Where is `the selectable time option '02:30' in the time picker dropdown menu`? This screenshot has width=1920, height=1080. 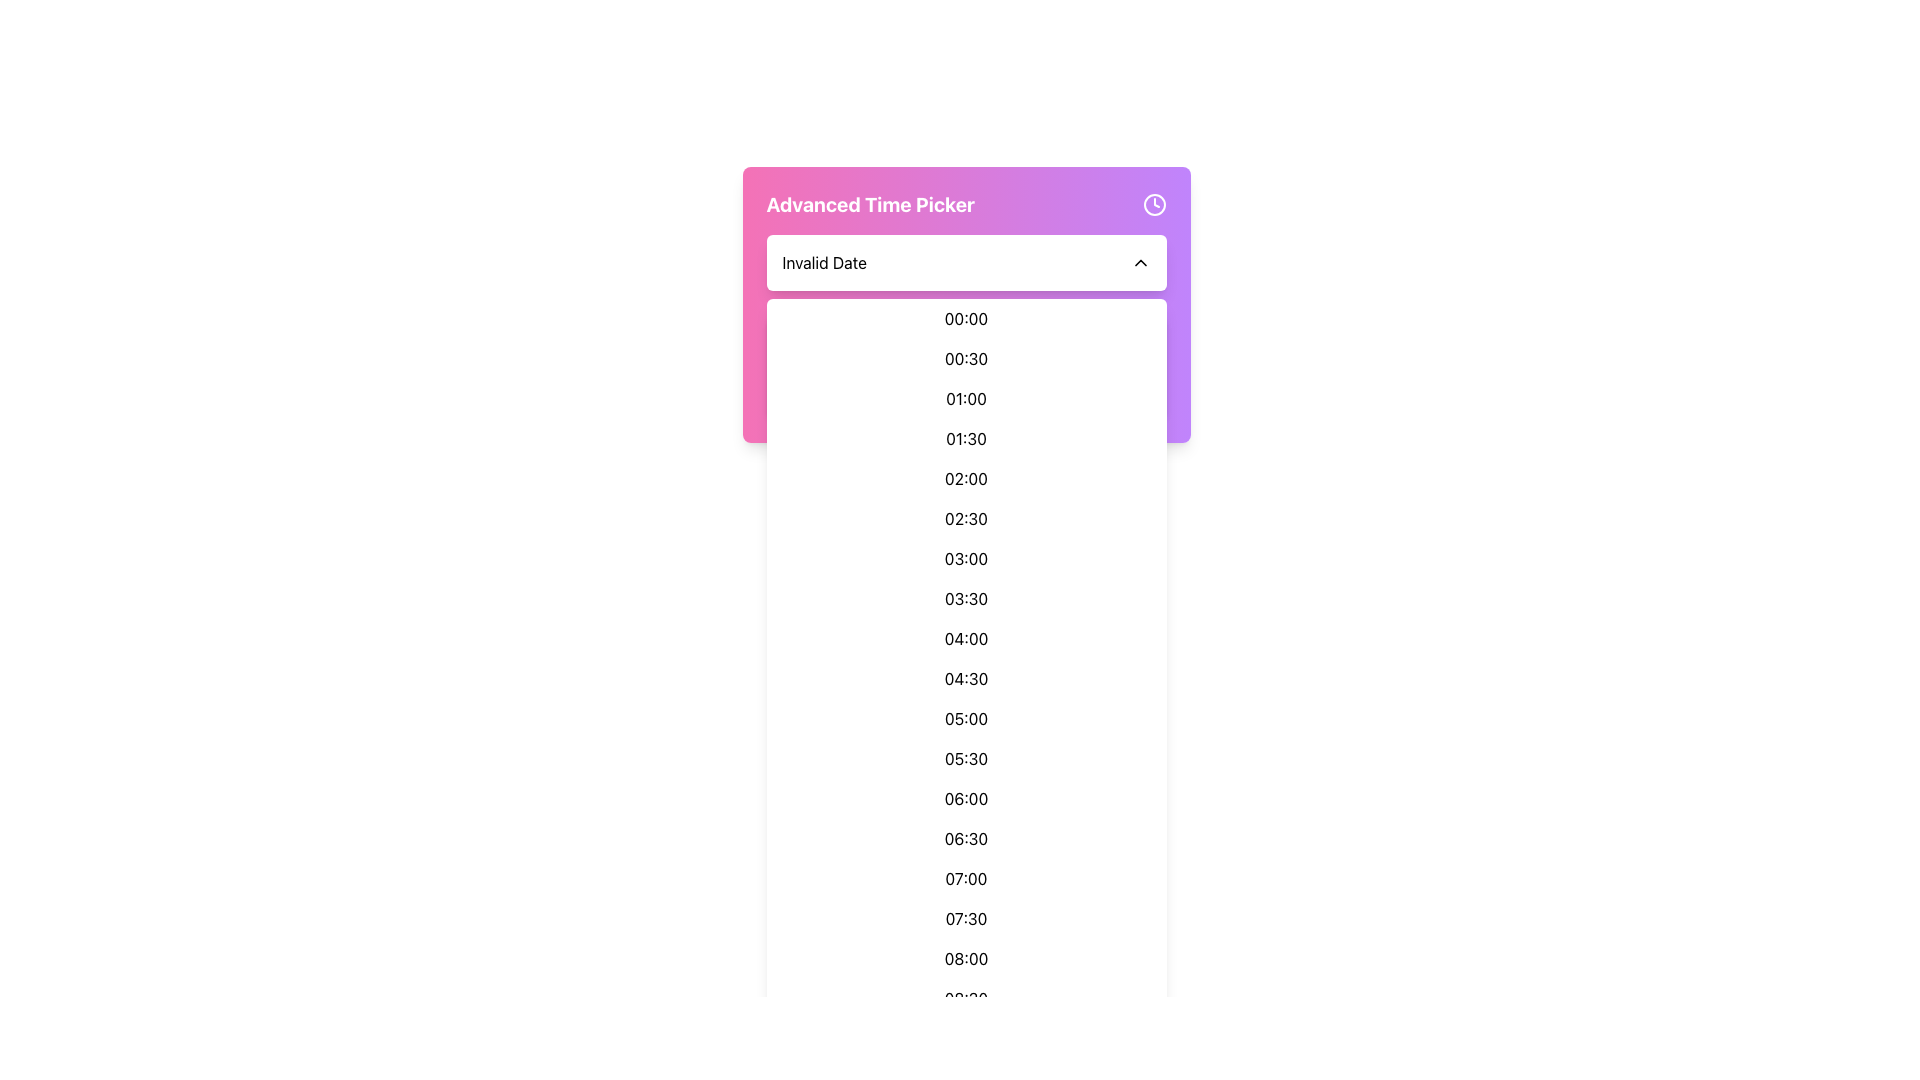 the selectable time option '02:30' in the time picker dropdown menu is located at coordinates (966, 518).